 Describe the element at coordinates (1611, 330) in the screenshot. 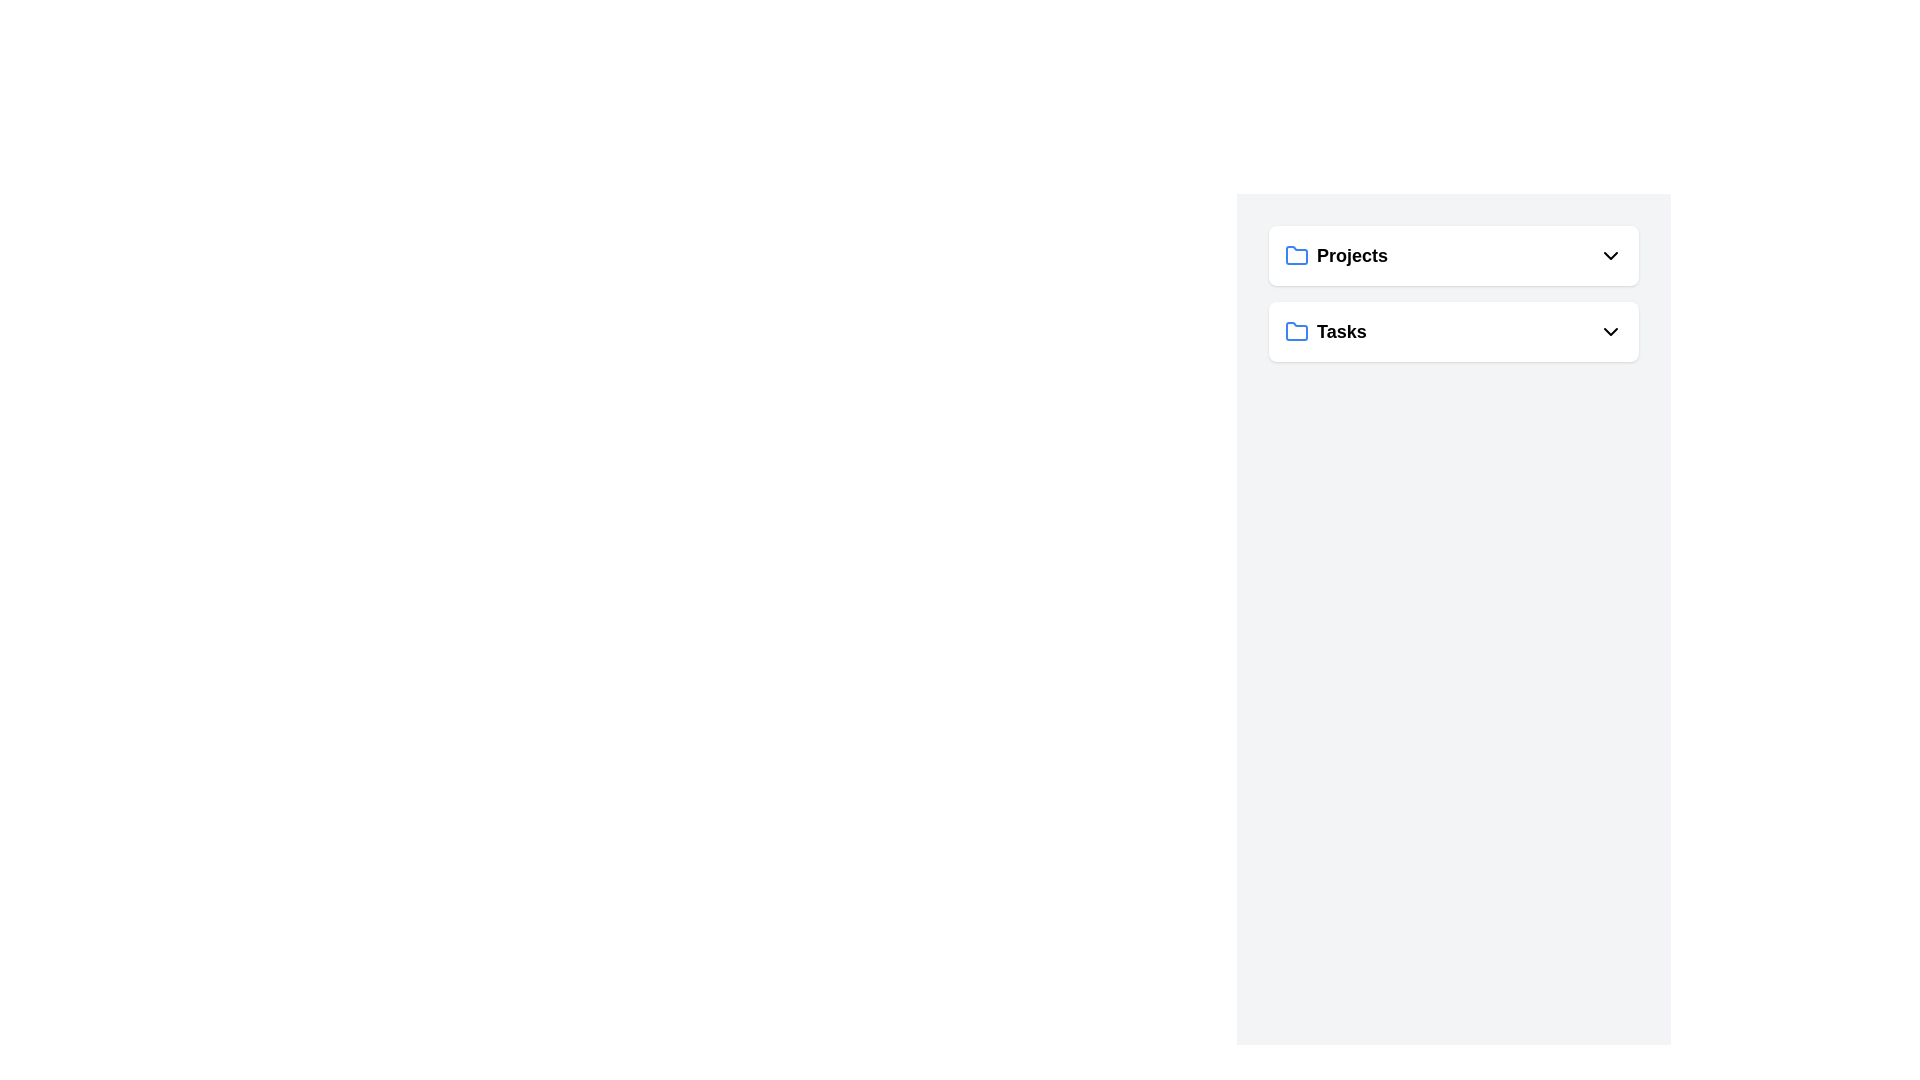

I see `the toggle button at the far right end of the 'Tasks' row` at that location.